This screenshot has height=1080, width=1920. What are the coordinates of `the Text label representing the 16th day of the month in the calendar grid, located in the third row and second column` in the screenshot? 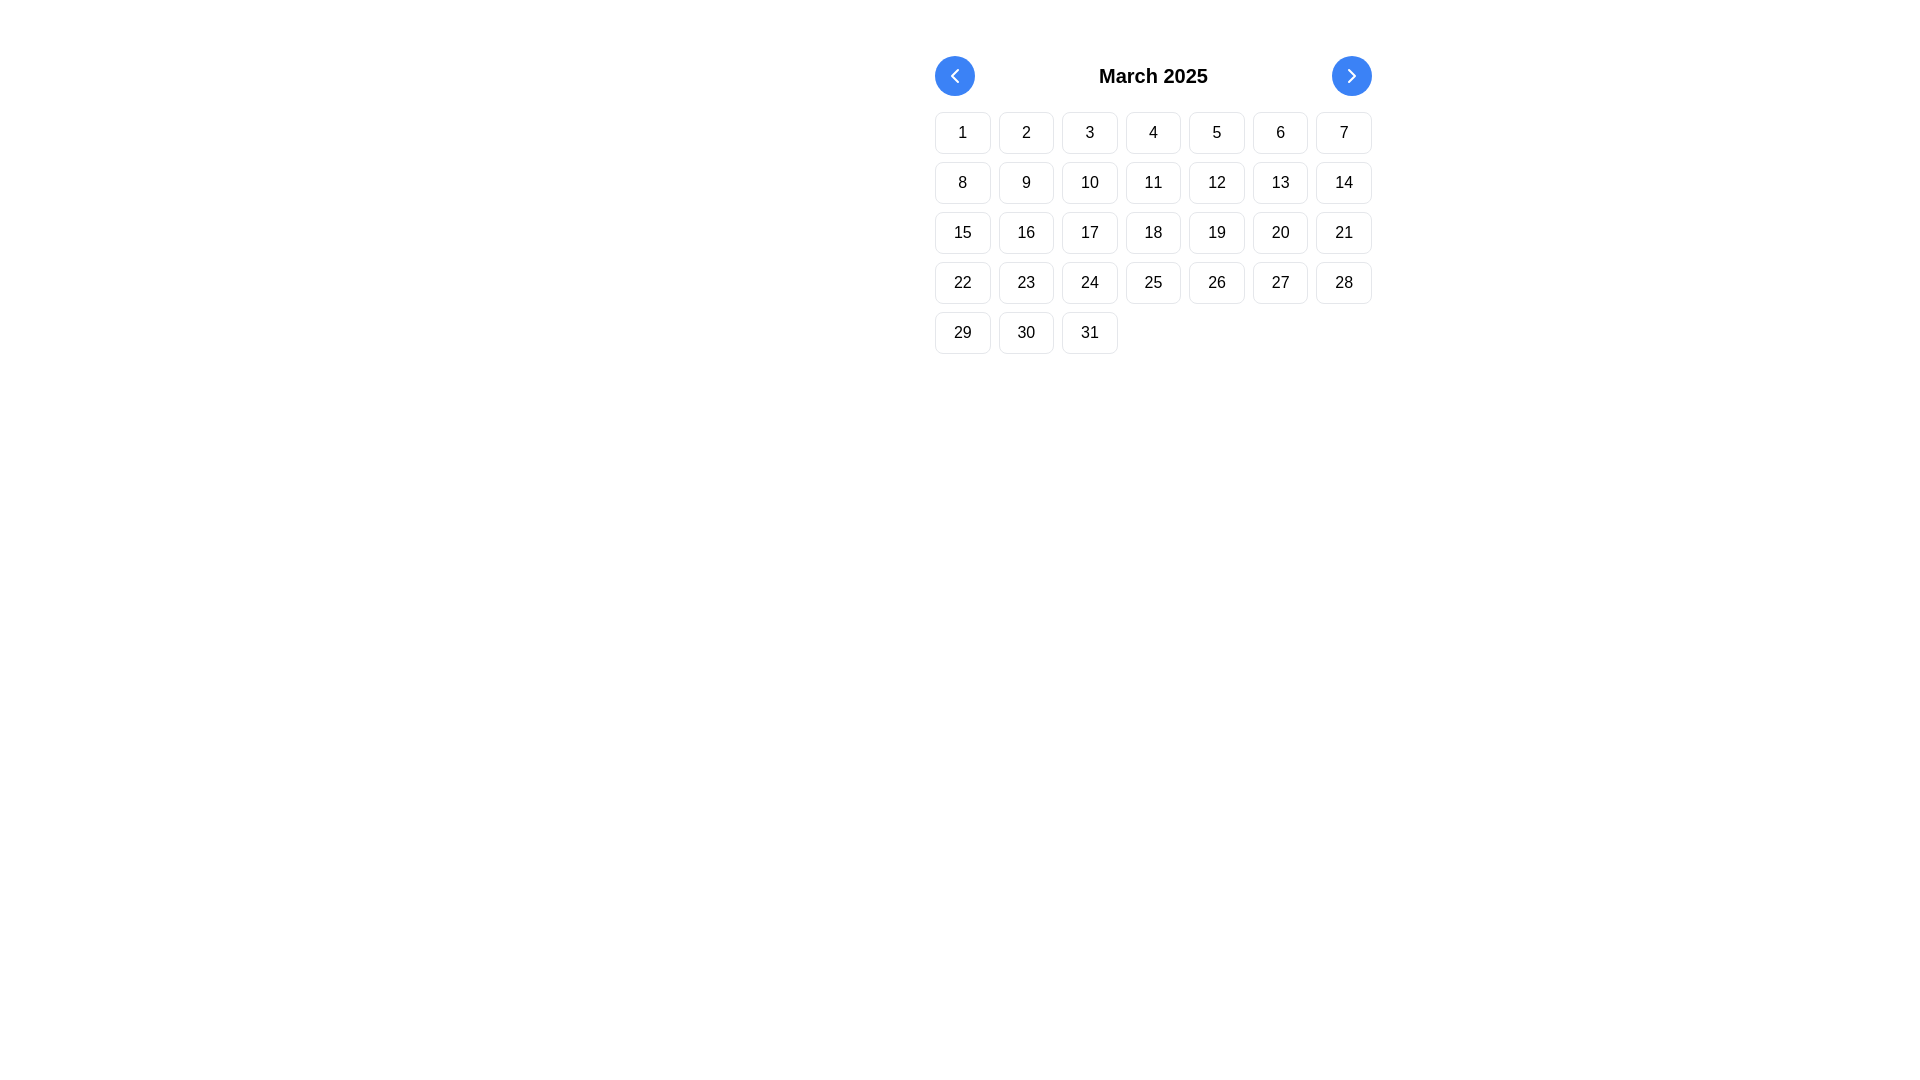 It's located at (1026, 231).